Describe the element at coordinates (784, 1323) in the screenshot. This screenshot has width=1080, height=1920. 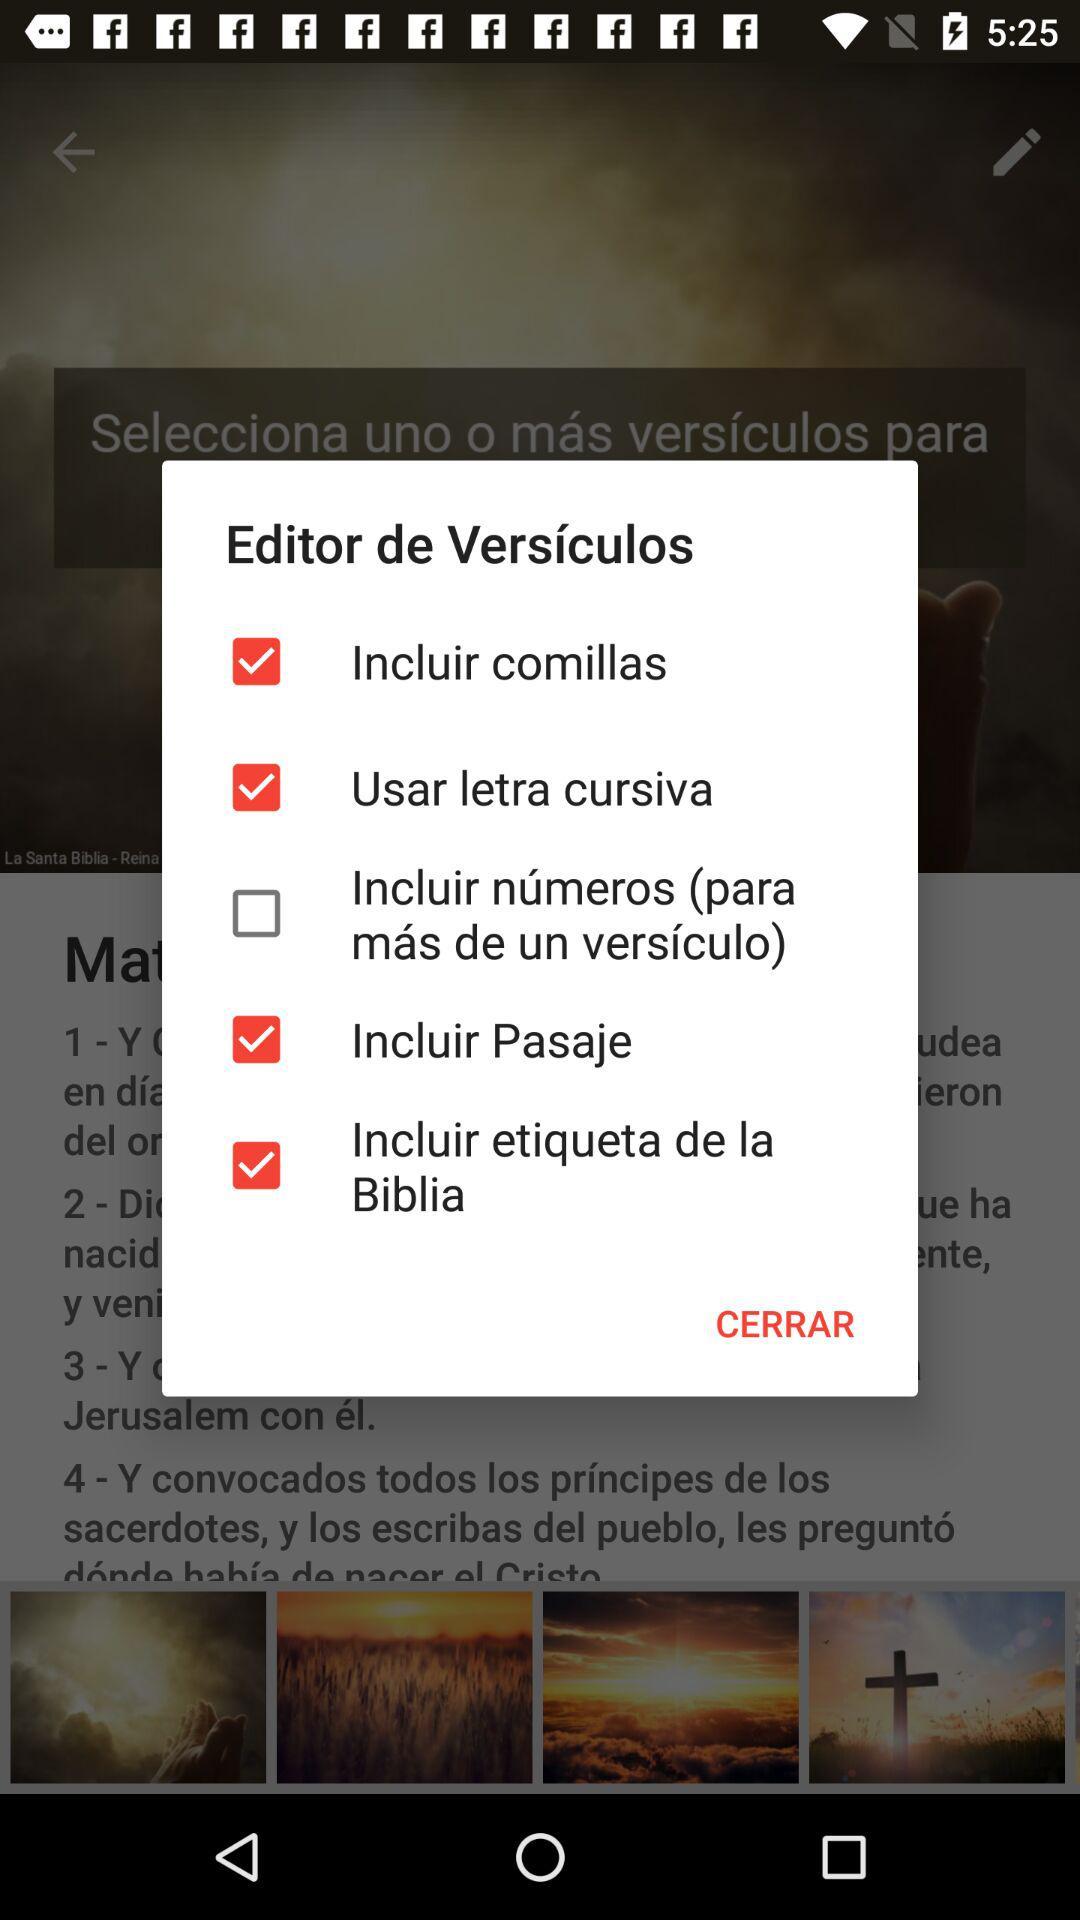
I see `item below incluir etiqueta de` at that location.